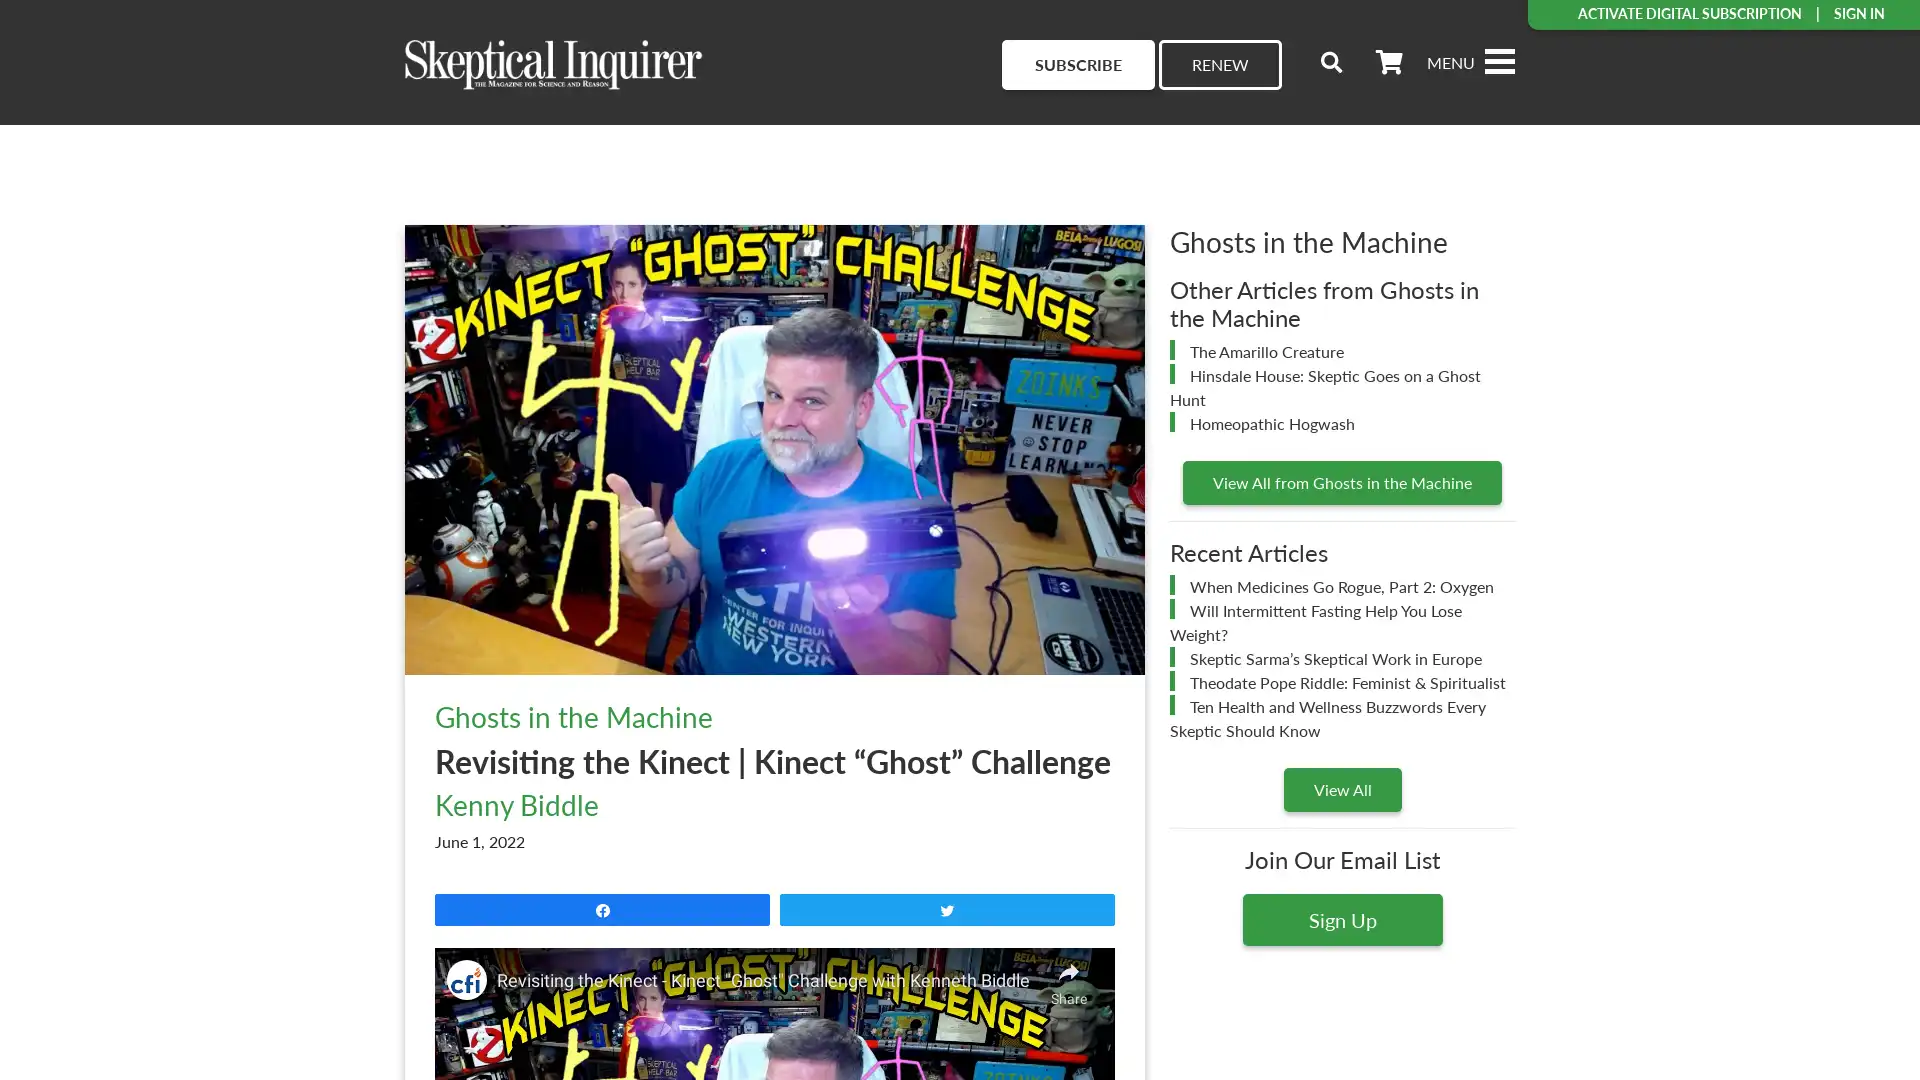  What do you see at coordinates (1219, 64) in the screenshot?
I see `RENEW` at bounding box center [1219, 64].